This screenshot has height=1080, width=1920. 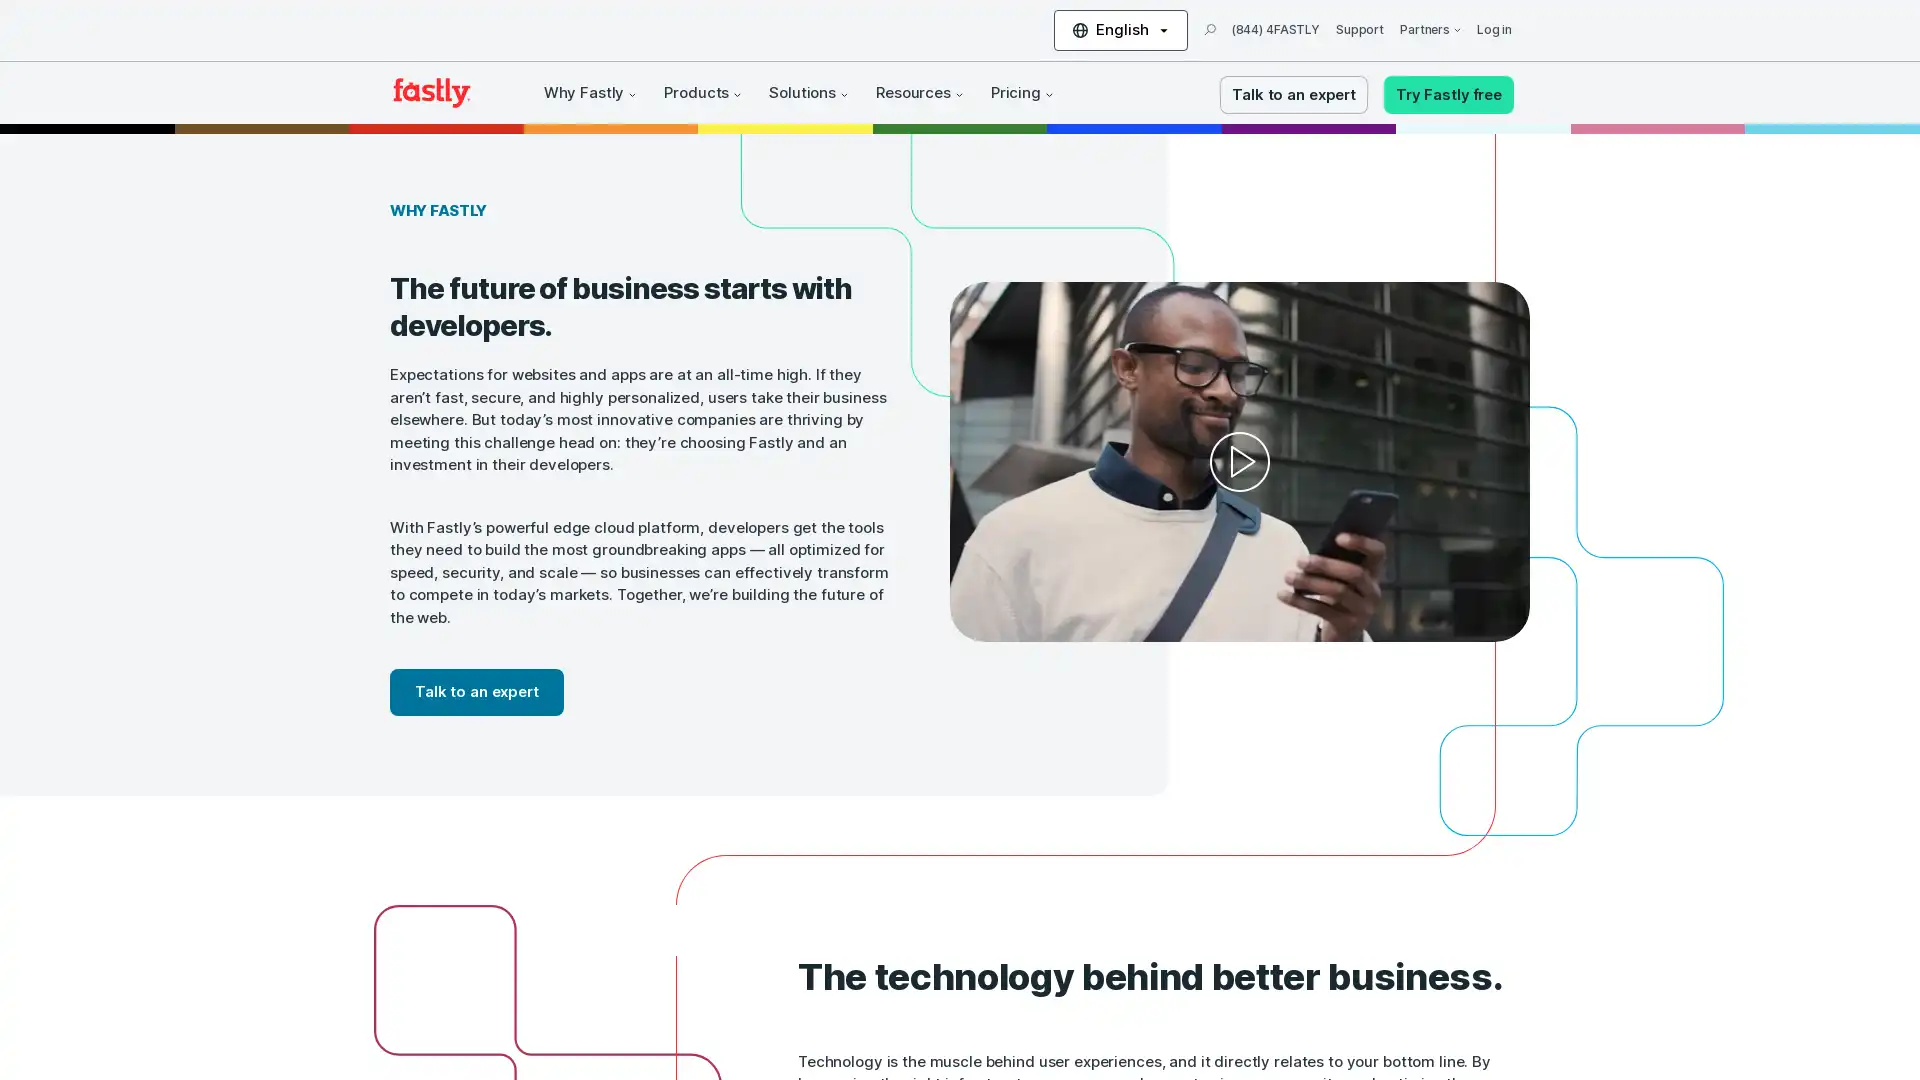 I want to click on play, so click(x=1223, y=457).